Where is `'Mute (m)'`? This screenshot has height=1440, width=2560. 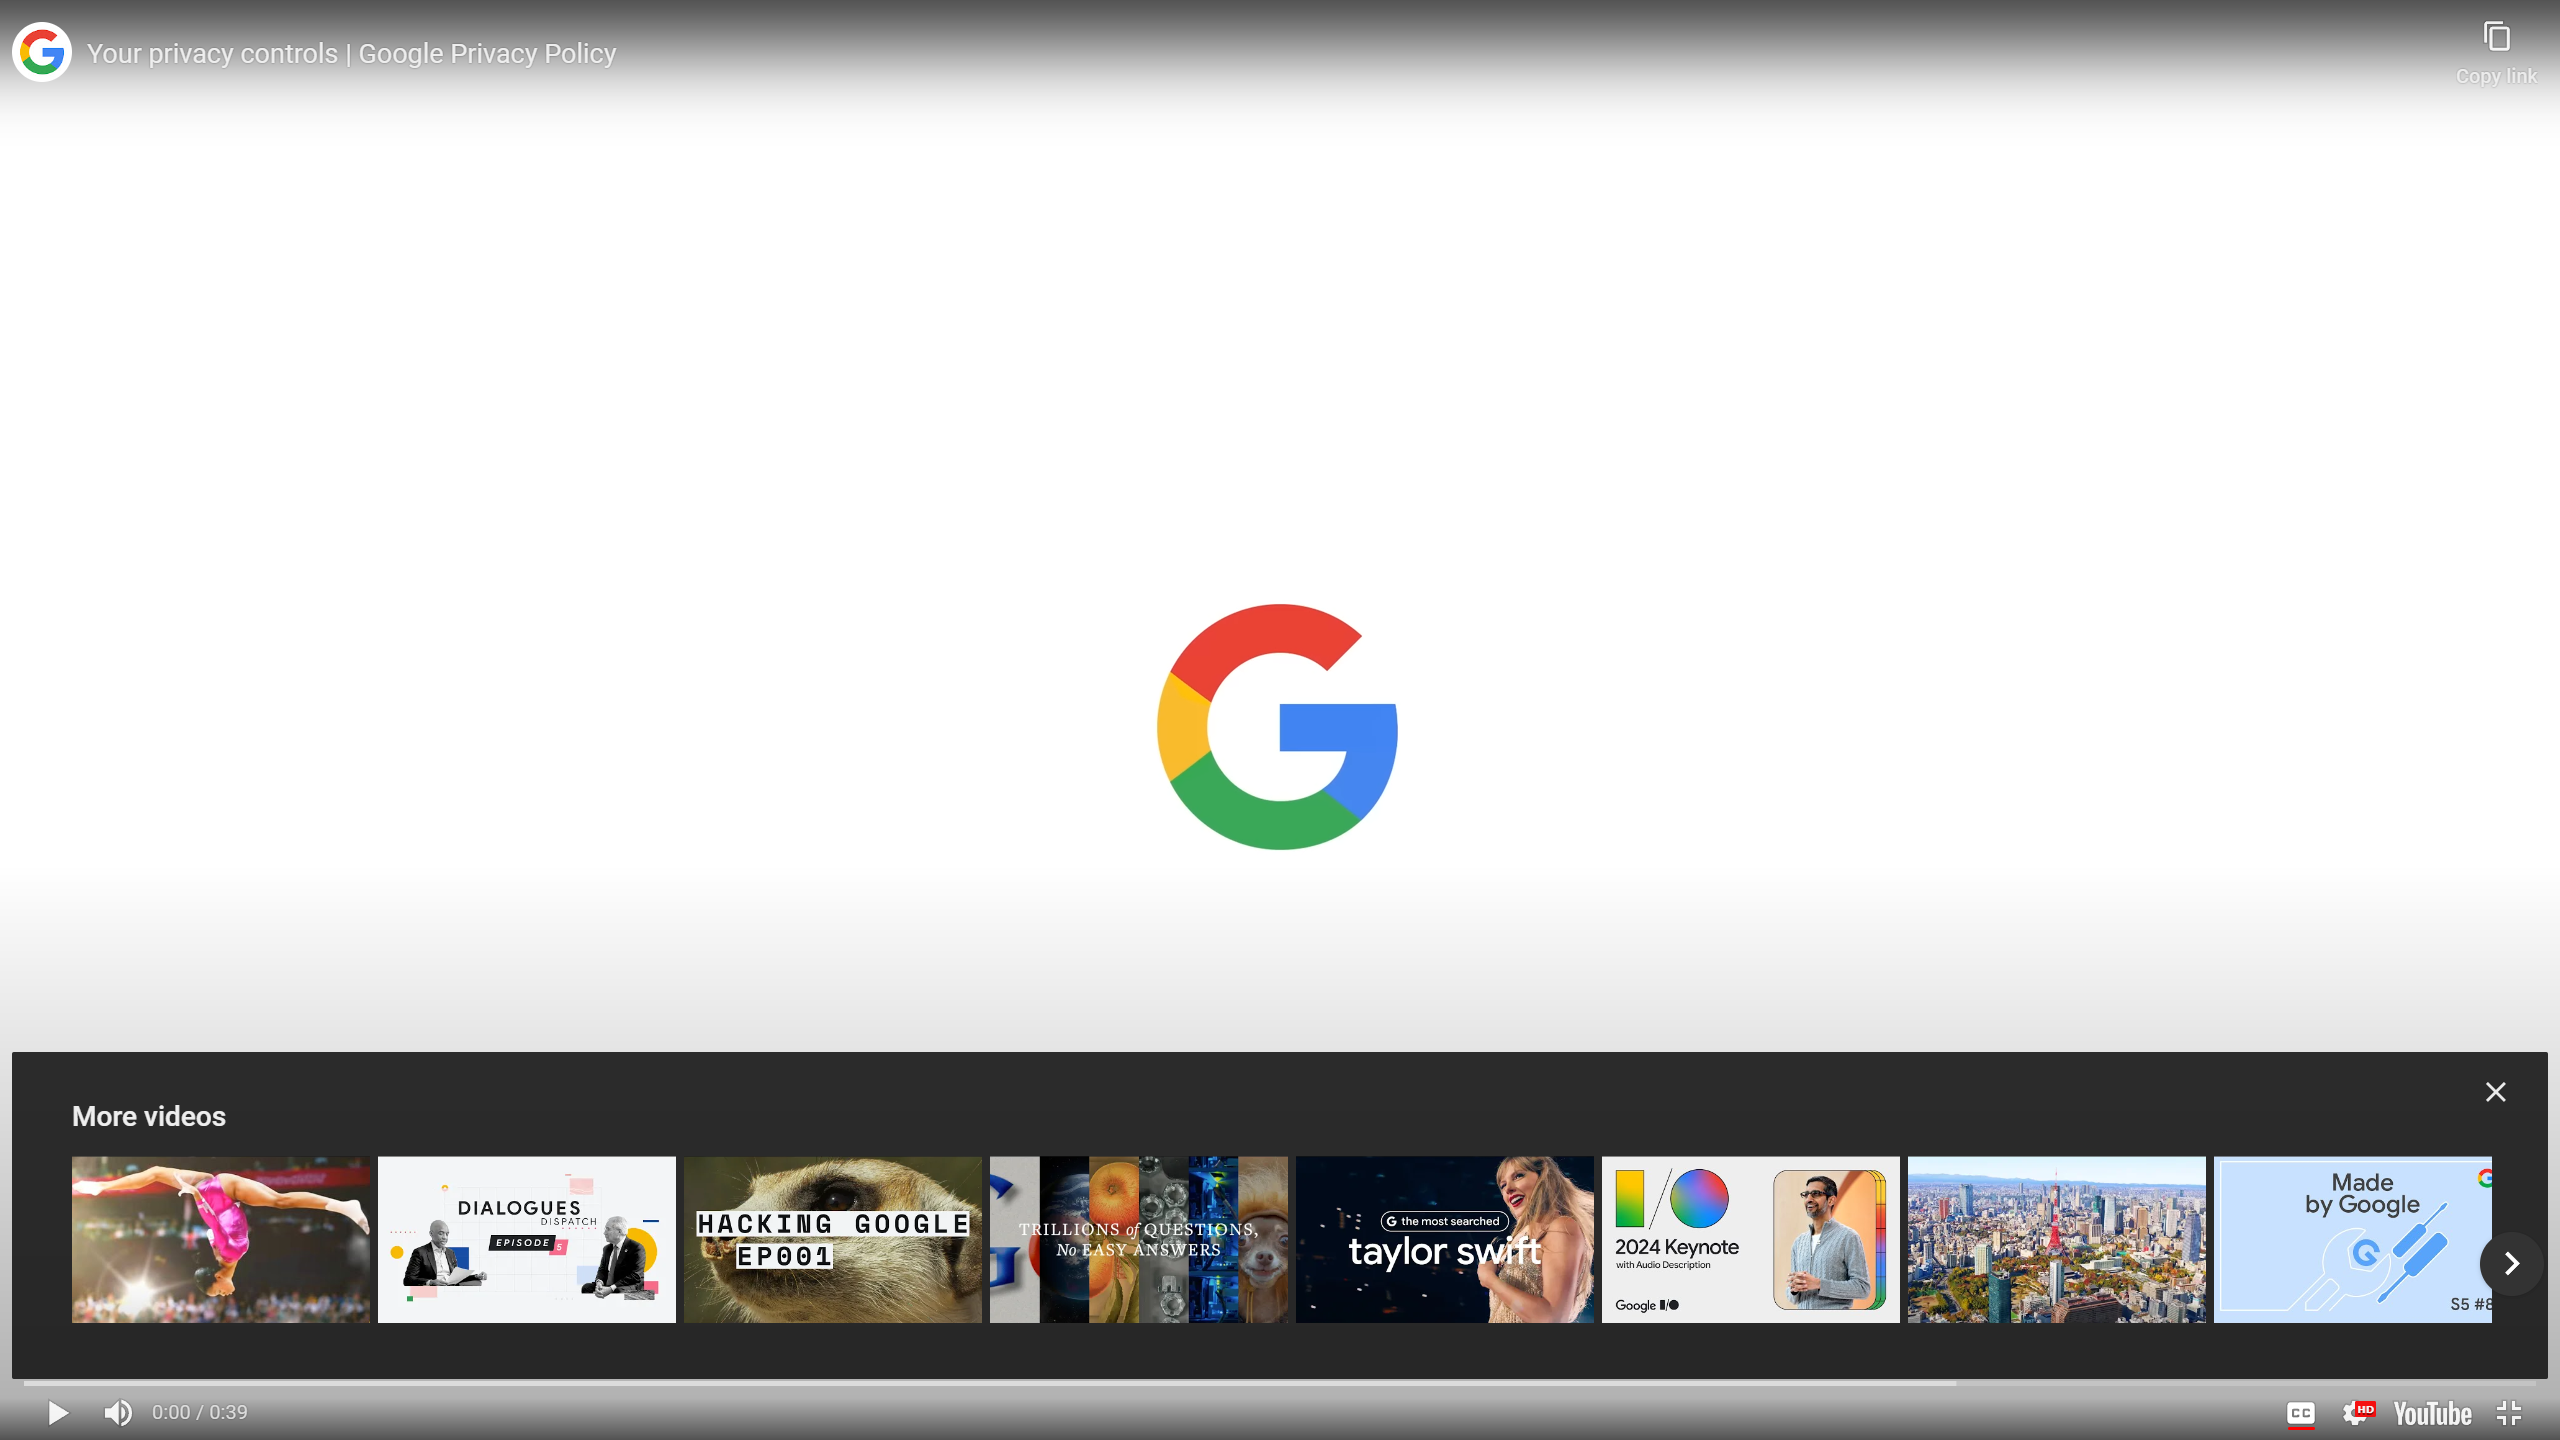 'Mute (m)' is located at coordinates (118, 1412).